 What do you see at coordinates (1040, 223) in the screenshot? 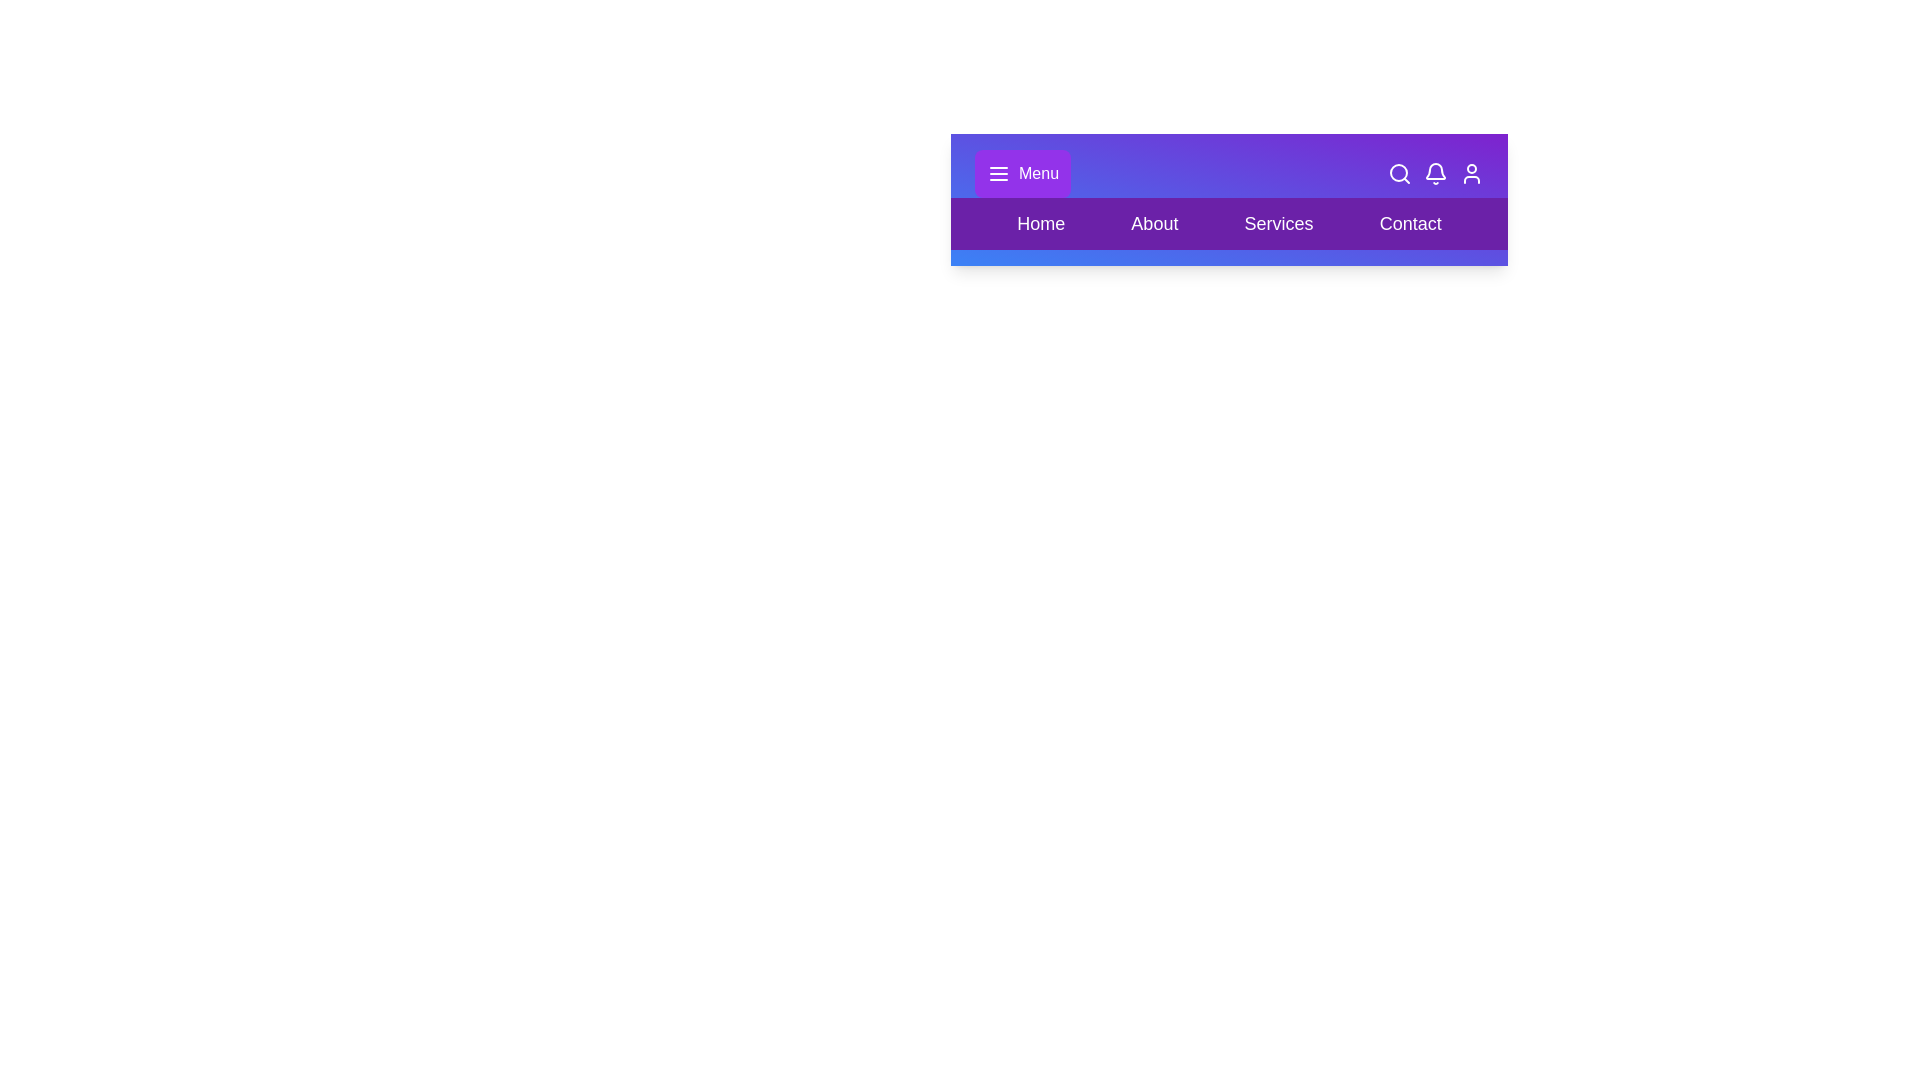
I see `the element Home to highlight it` at bounding box center [1040, 223].